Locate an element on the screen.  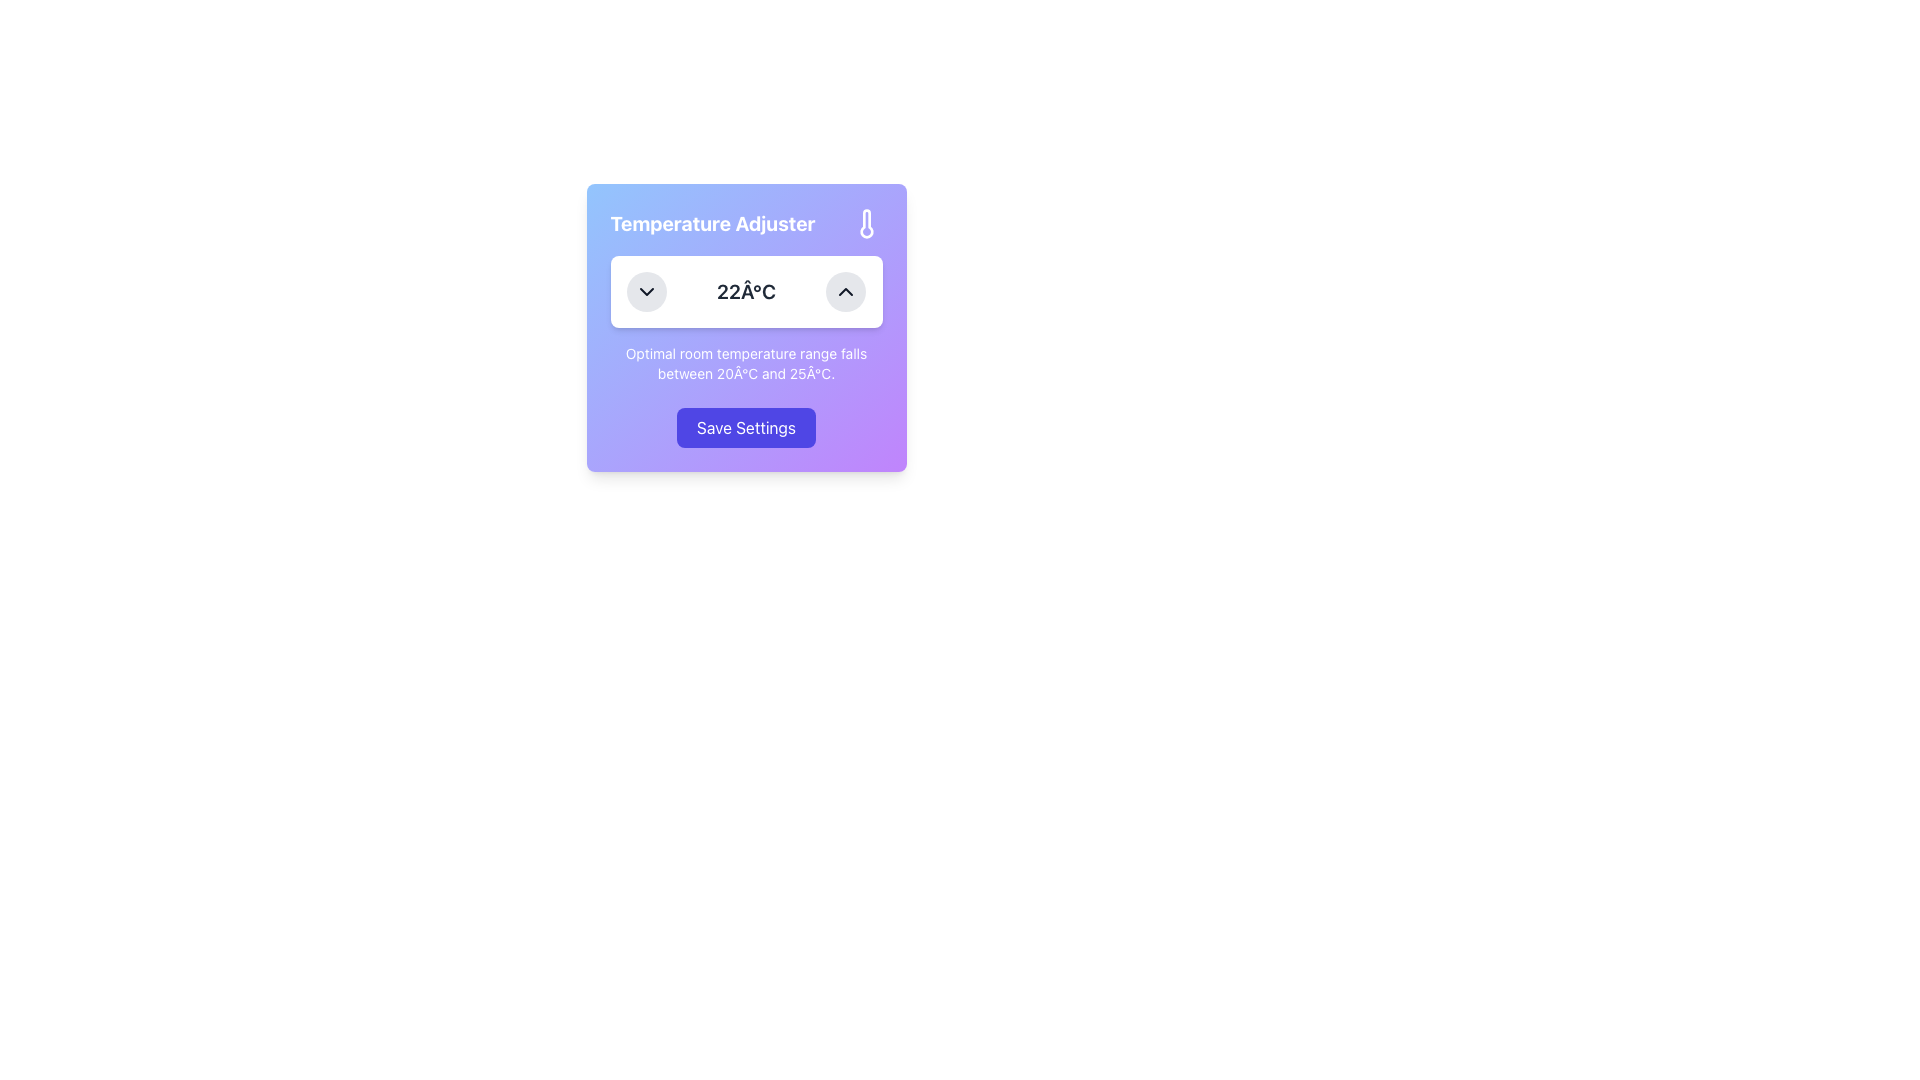
the leftmost circular button with a gray background and a chevron-down icon to decrement the temperature is located at coordinates (646, 292).